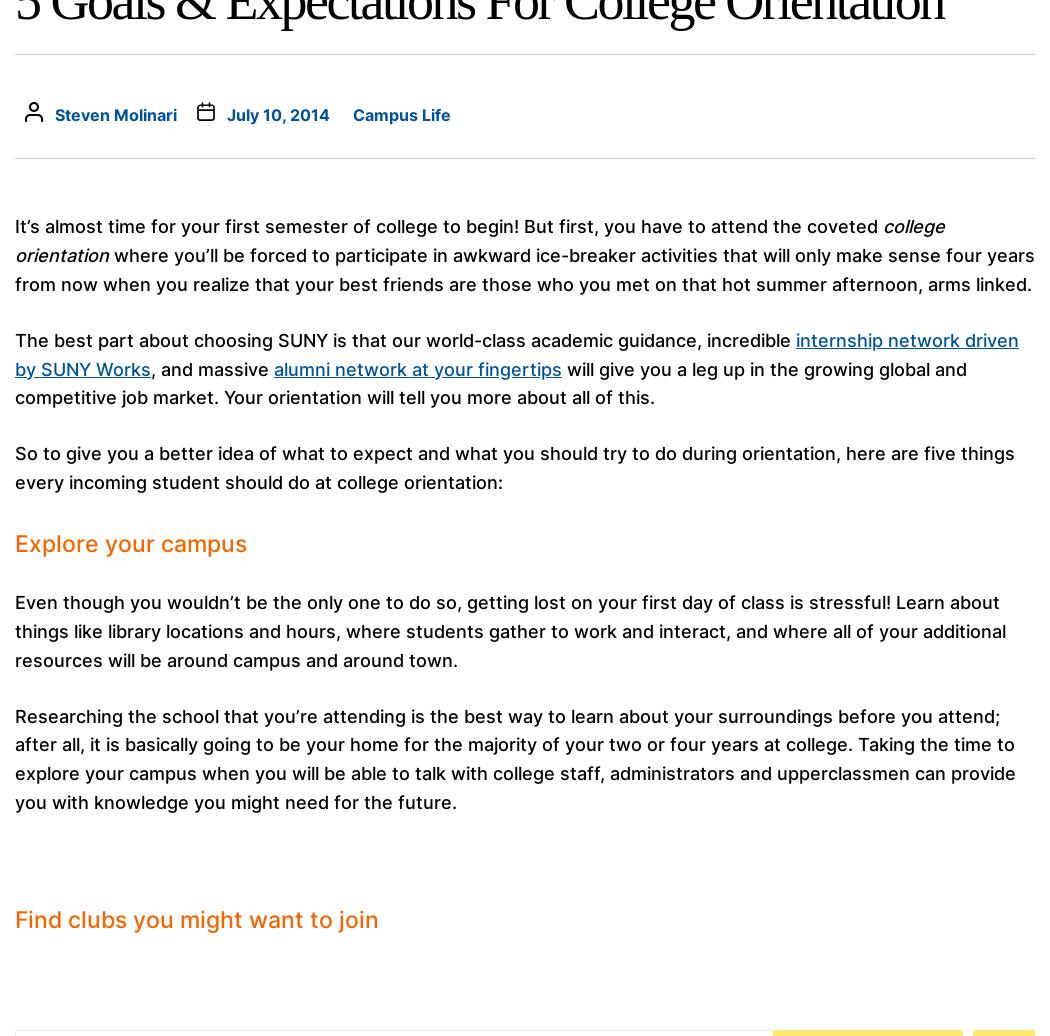 Image resolution: width=1050 pixels, height=1036 pixels. I want to click on 'For the third consecutive year, Billboard has named SUNY Oneonta to its list of the world’s "Top Music Business Schools."...', so click(452, 401).